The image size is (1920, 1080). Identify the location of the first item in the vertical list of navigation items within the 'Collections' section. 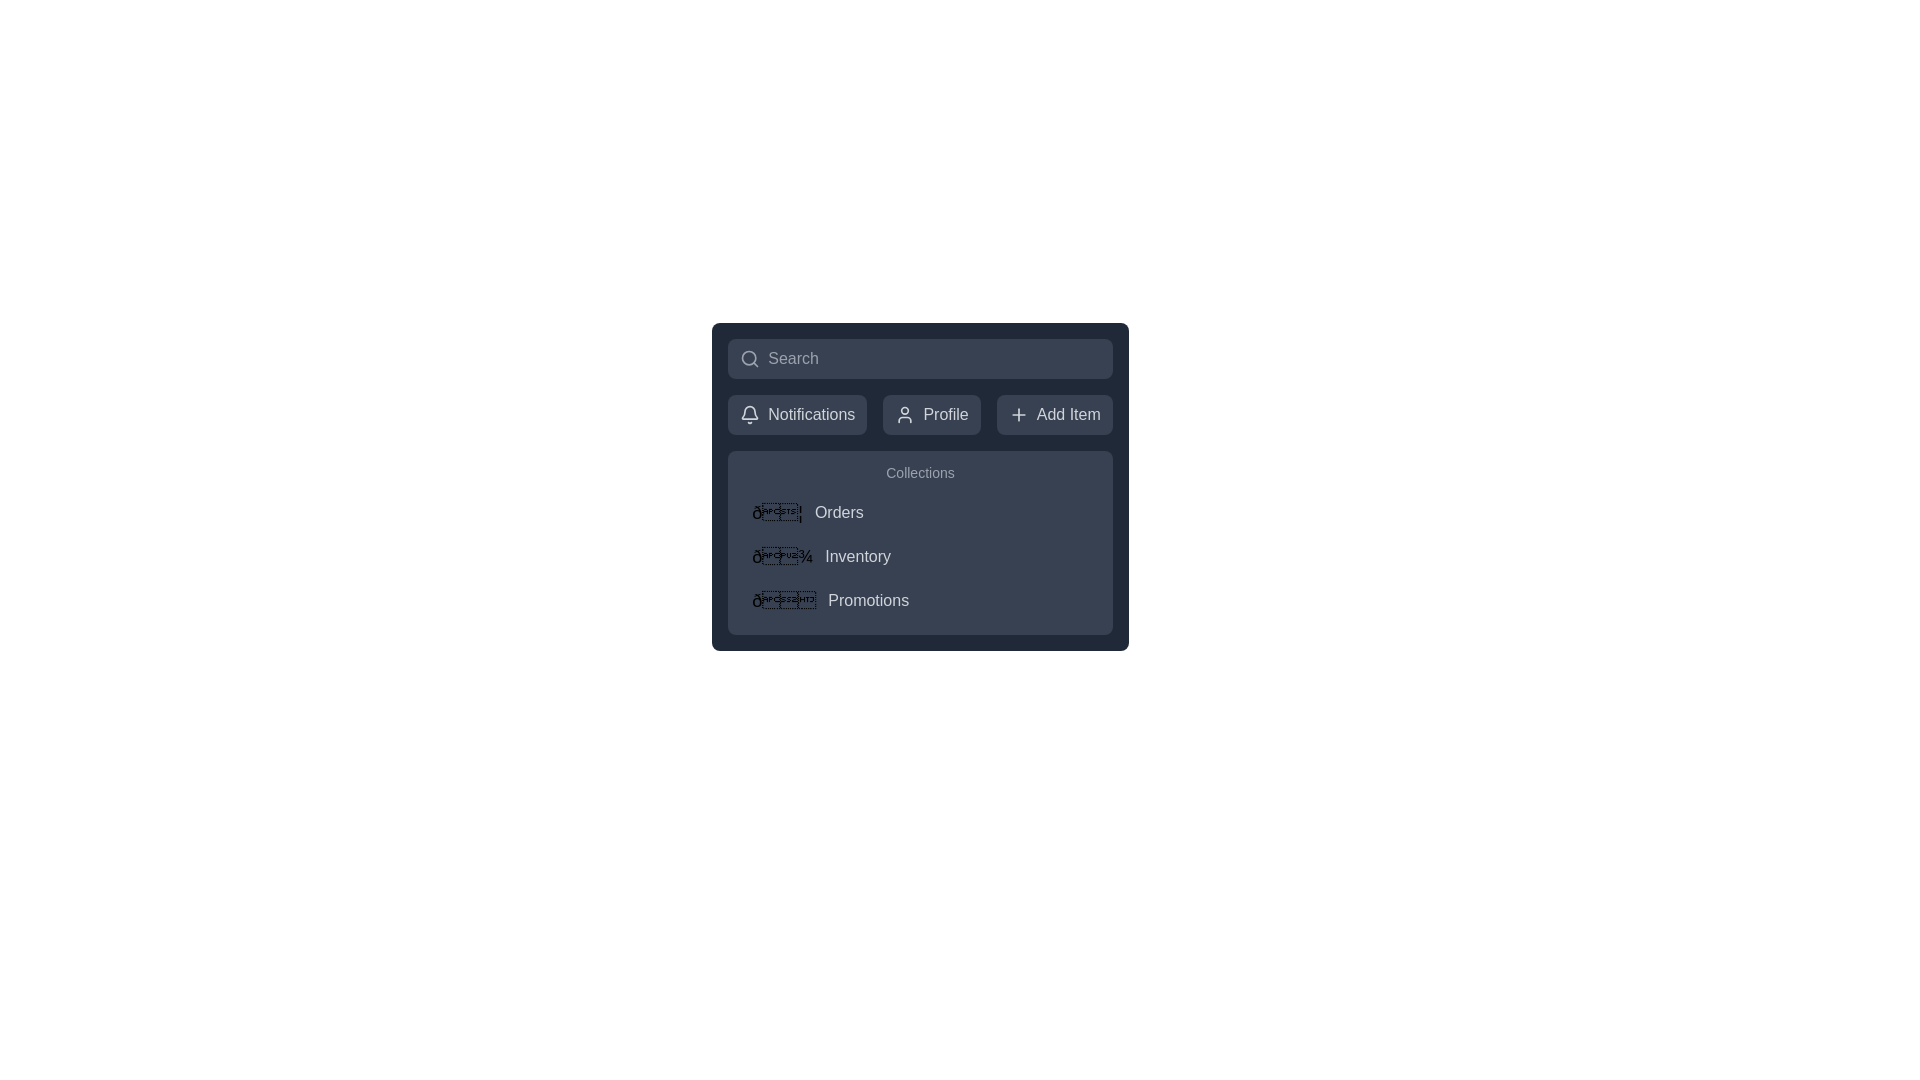
(919, 512).